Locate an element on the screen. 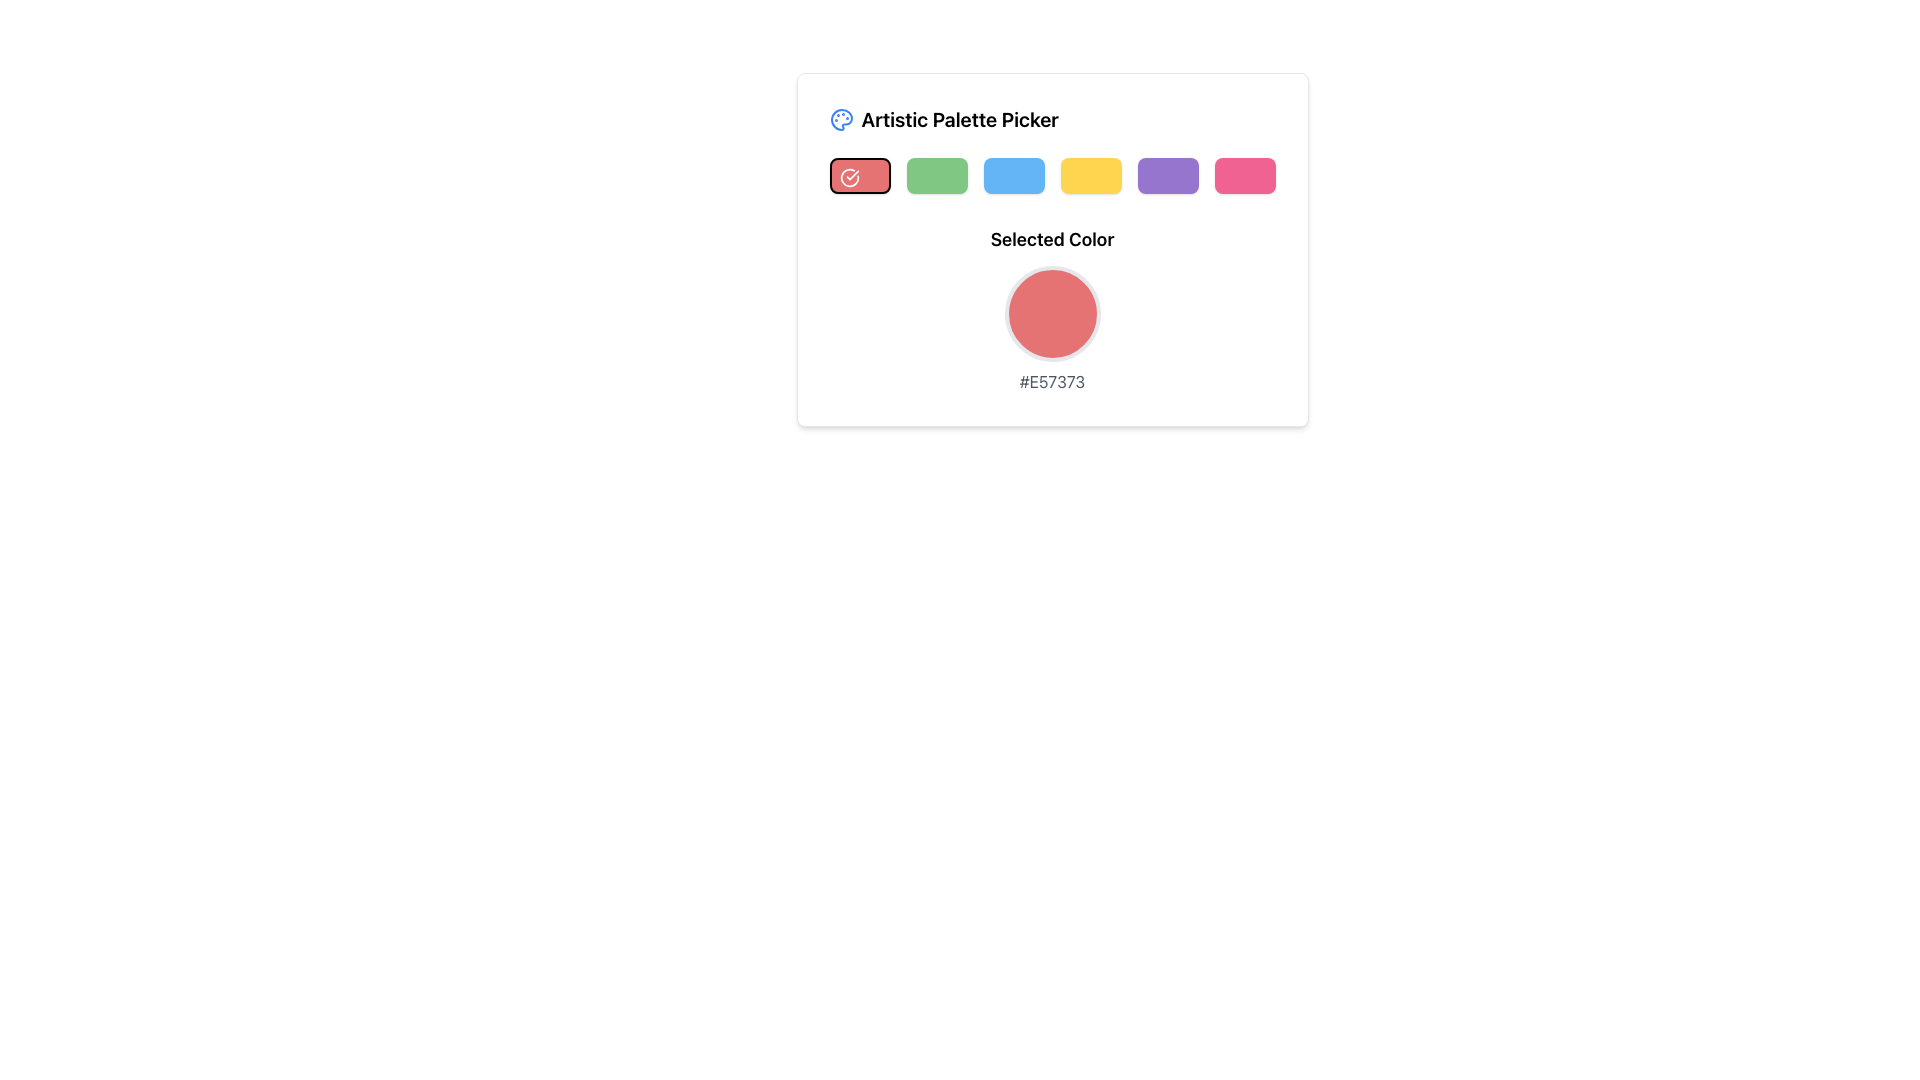 This screenshot has width=1920, height=1080. the color palette selector located in the upper section of the 'Artistic Palette Picker' card is located at coordinates (1051, 175).